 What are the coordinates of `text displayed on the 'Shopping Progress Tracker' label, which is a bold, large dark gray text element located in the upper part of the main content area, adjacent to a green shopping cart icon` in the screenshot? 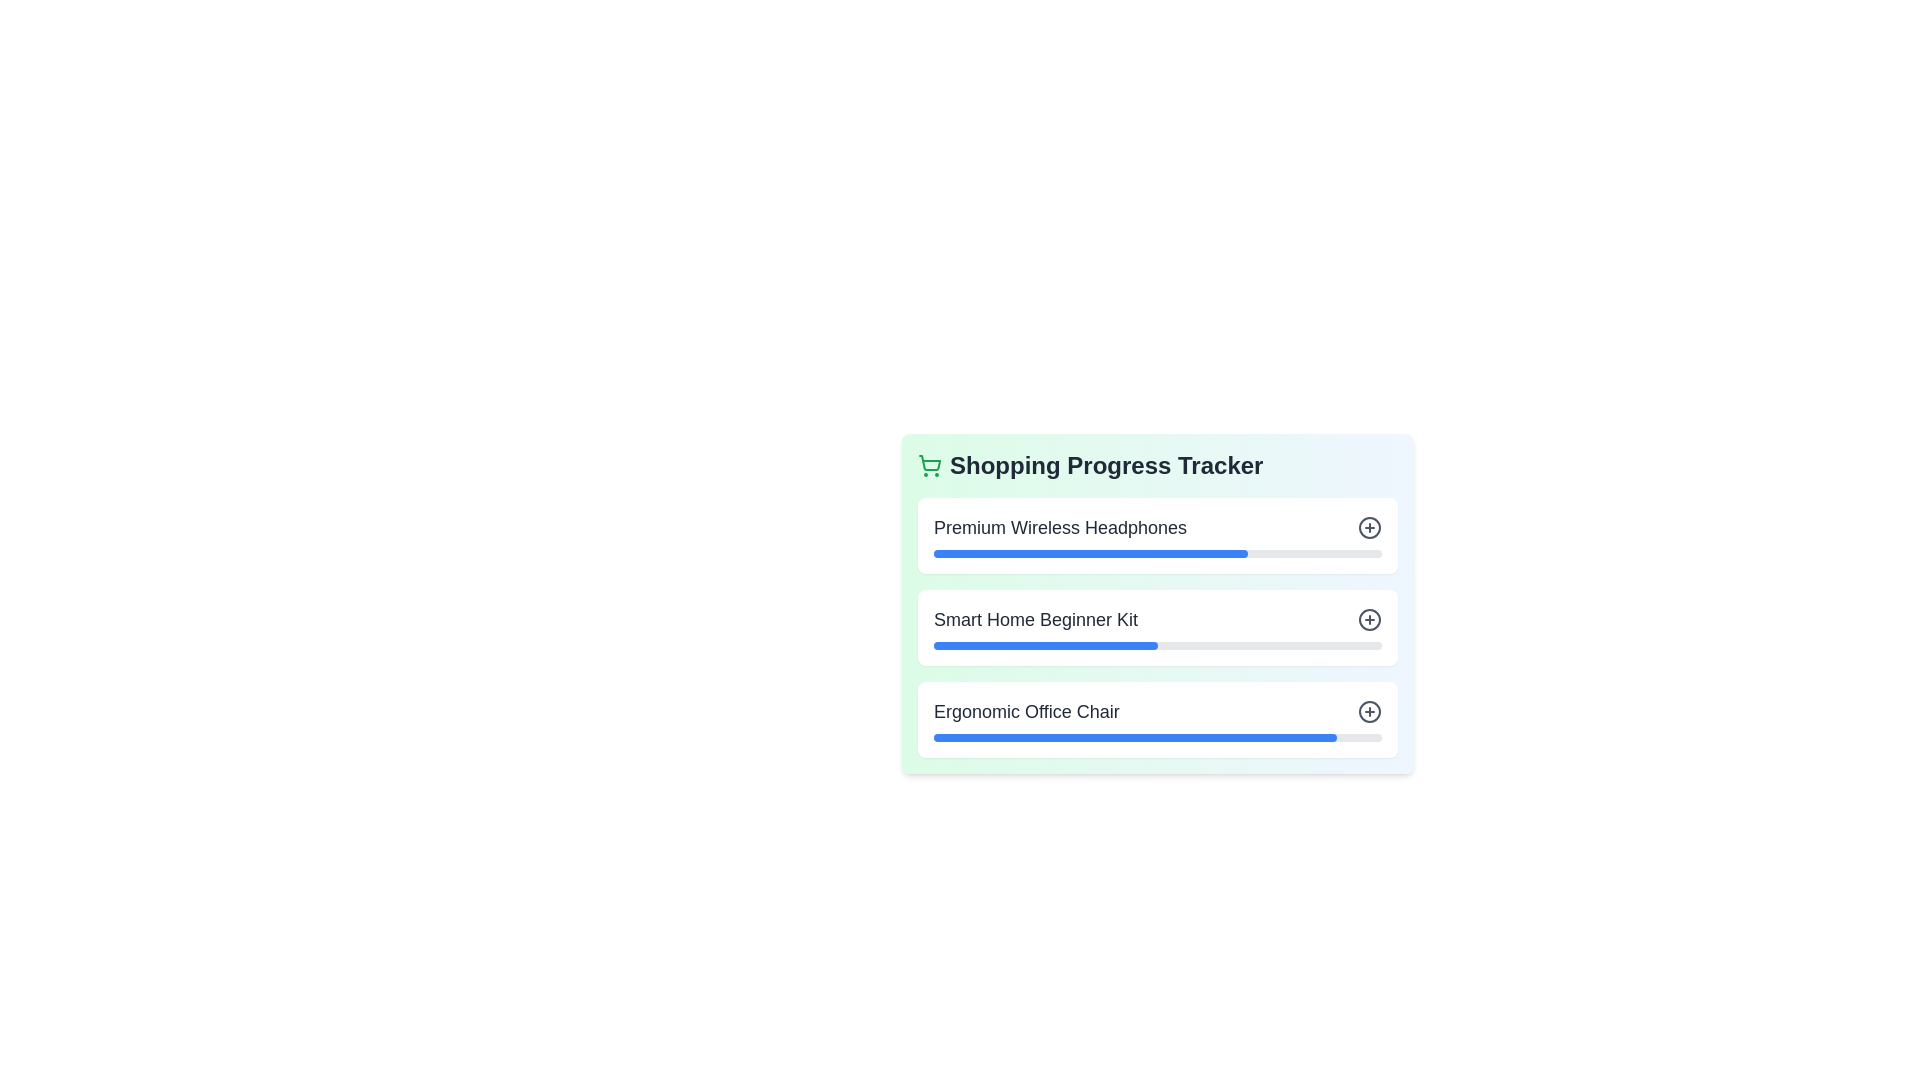 It's located at (1105, 466).